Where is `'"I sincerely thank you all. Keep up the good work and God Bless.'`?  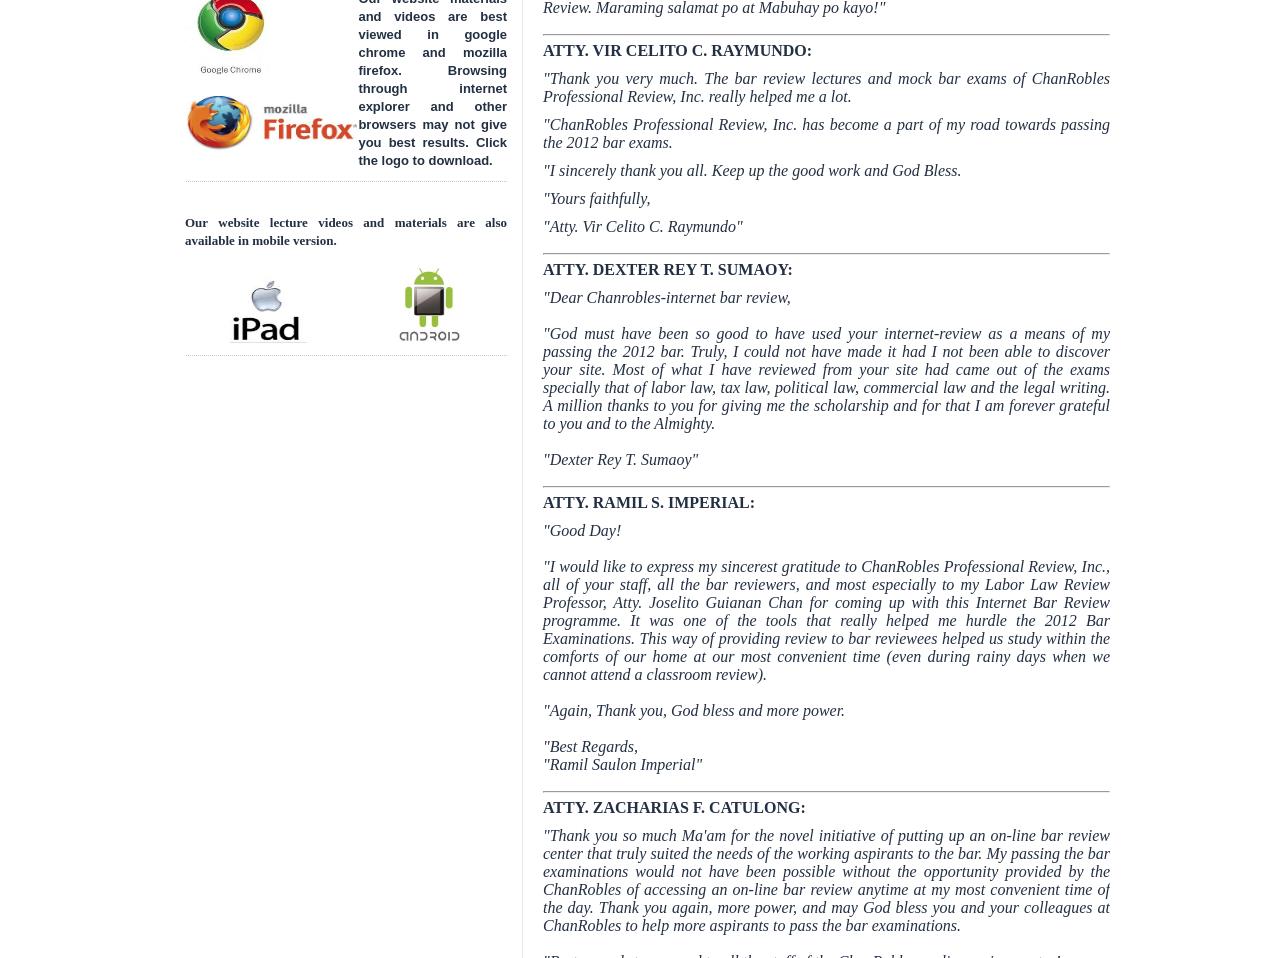 '"I sincerely thank you all. Keep up the good work and God Bless.' is located at coordinates (542, 169).